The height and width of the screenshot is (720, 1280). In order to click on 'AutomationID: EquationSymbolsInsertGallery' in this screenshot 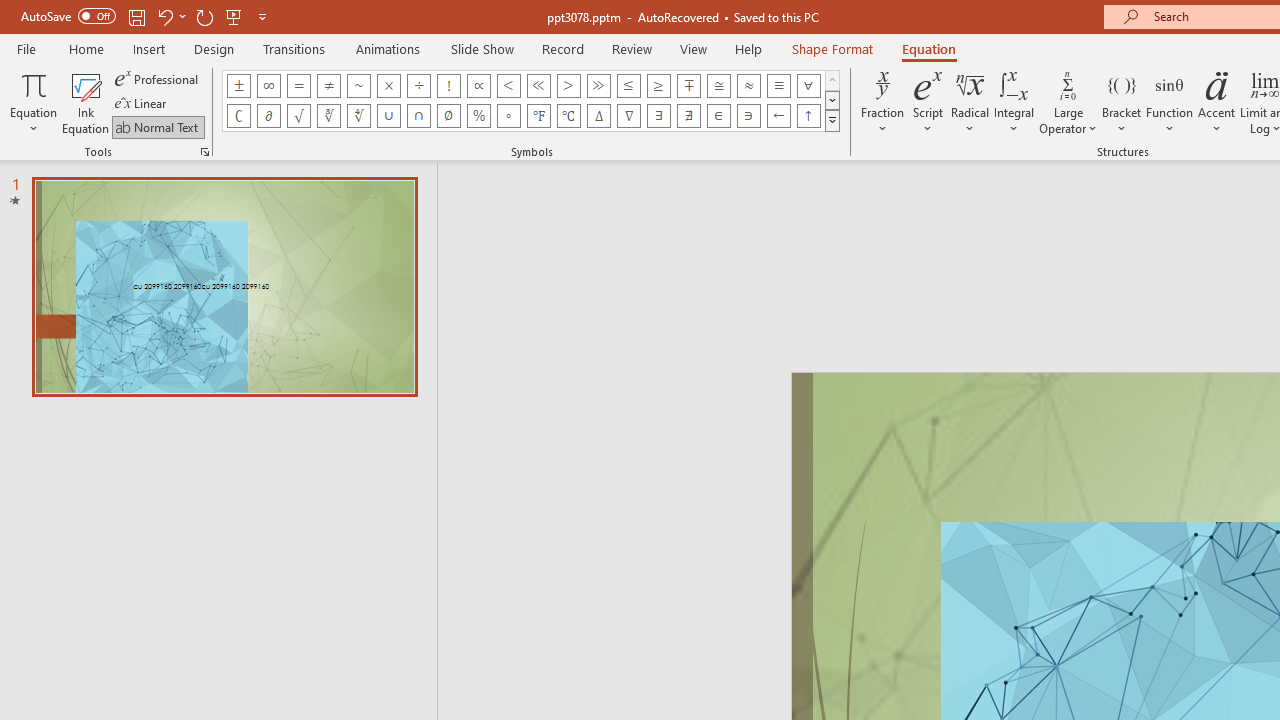, I will do `click(532, 100)`.